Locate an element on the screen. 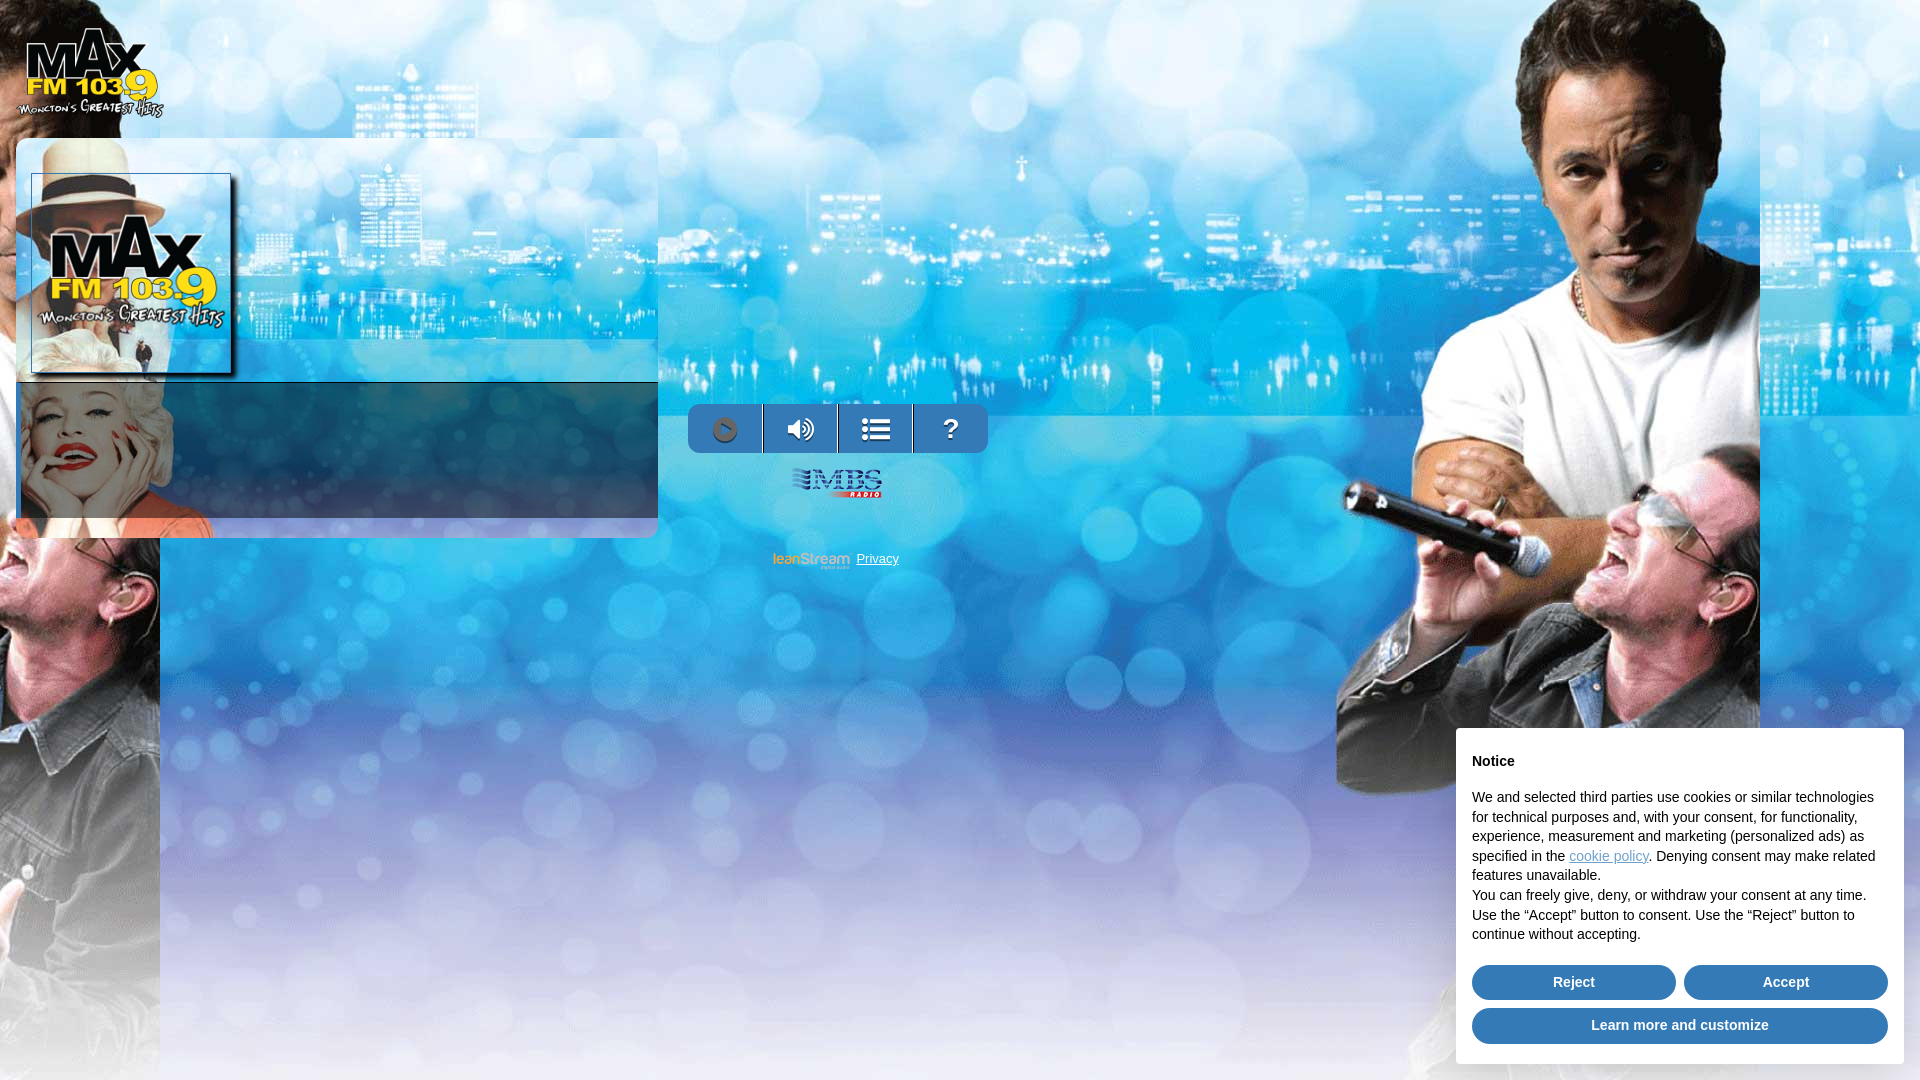 This screenshot has width=1920, height=1080. 'cookie policy' is located at coordinates (1608, 855).